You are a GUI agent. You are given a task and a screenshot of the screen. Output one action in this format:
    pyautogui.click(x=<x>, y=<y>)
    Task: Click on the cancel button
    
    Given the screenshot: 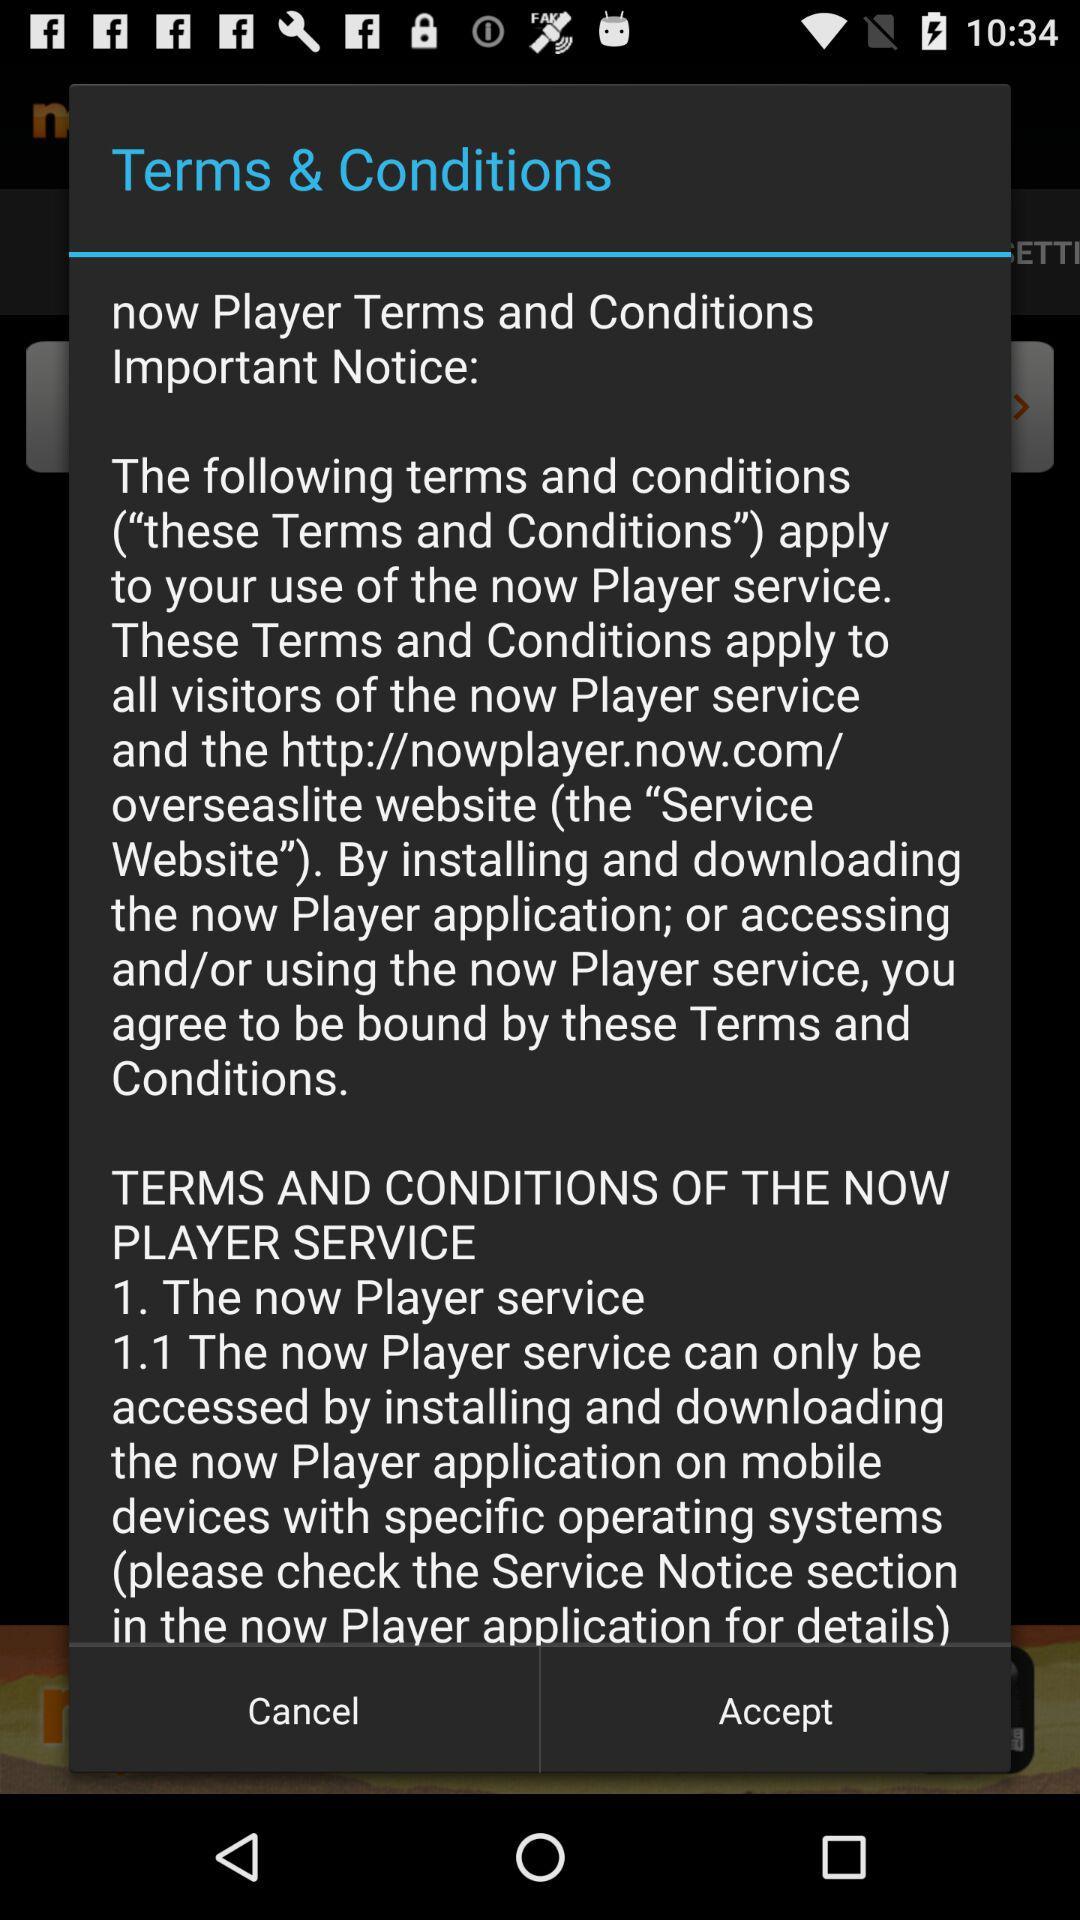 What is the action you would take?
    pyautogui.click(x=304, y=1708)
    